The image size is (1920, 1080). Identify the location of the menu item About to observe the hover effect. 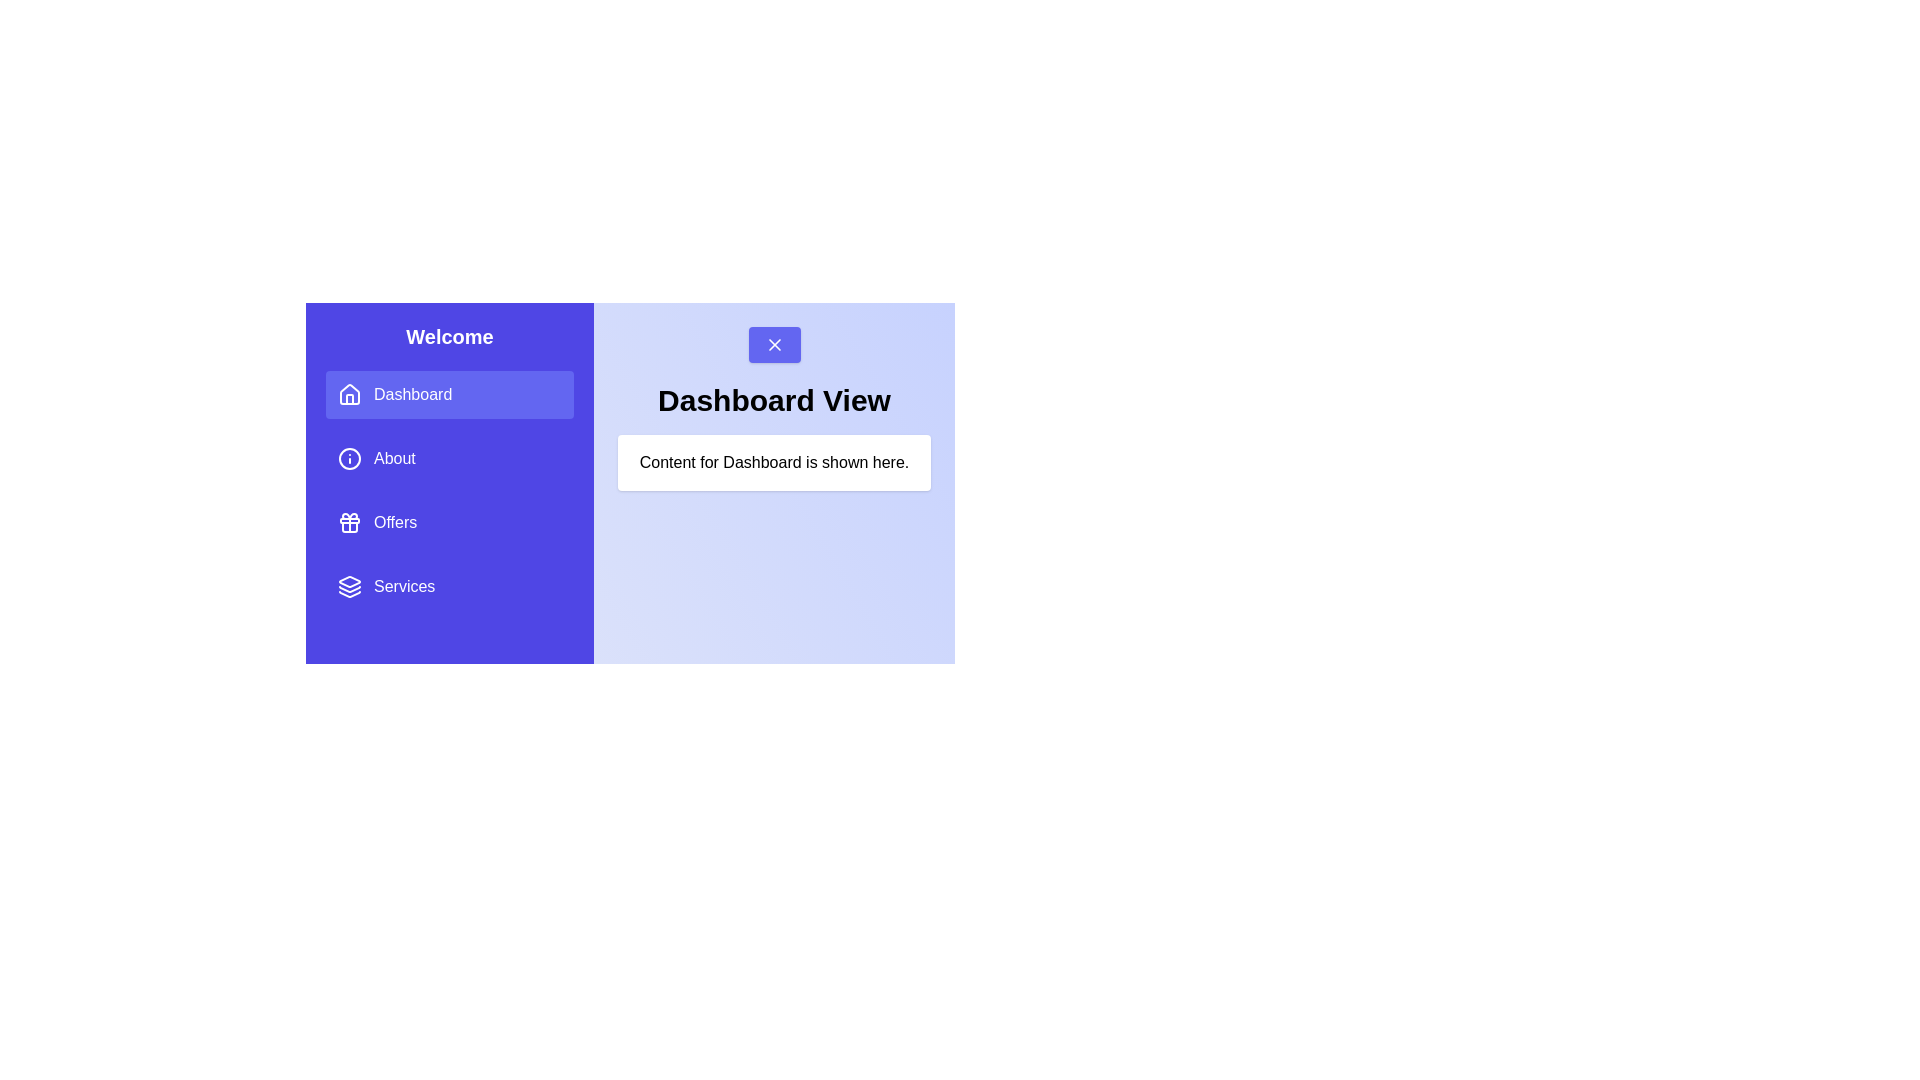
(449, 459).